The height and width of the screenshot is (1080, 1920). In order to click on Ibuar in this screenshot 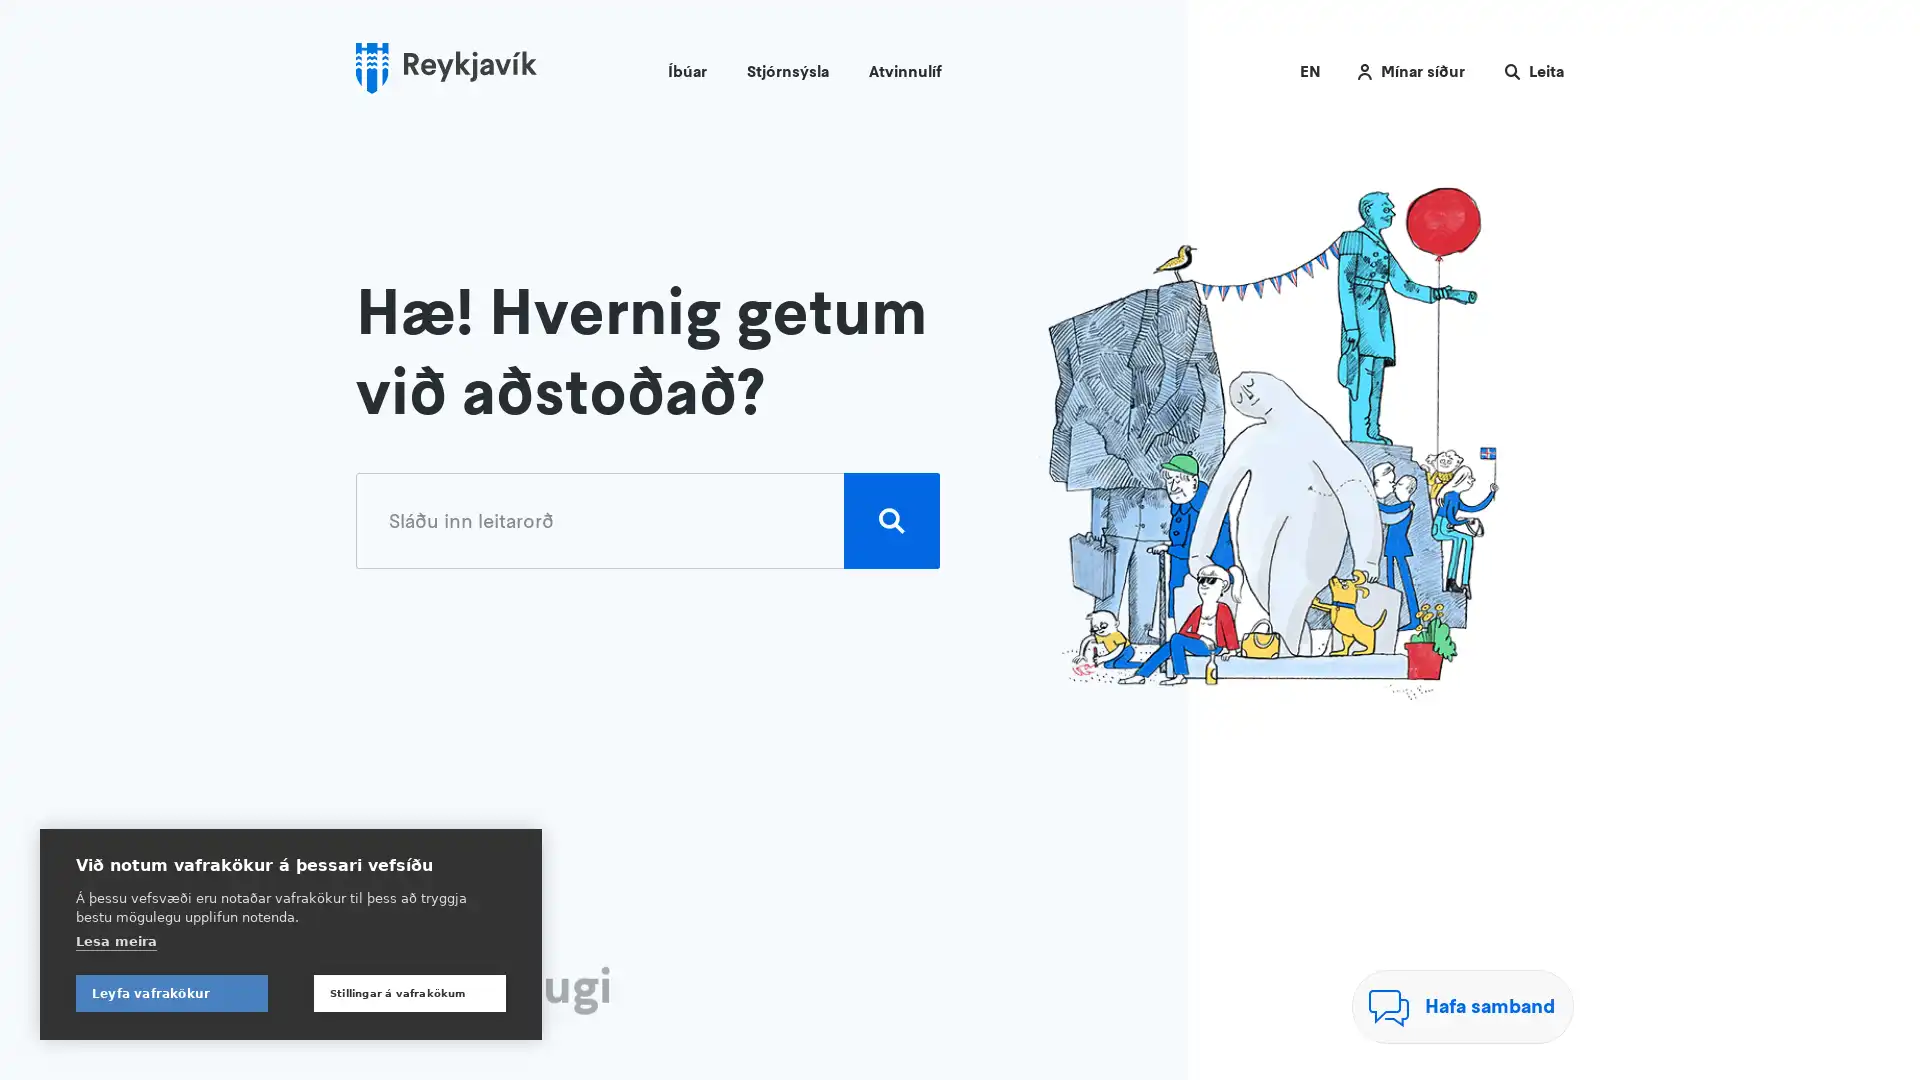, I will do `click(687, 67)`.